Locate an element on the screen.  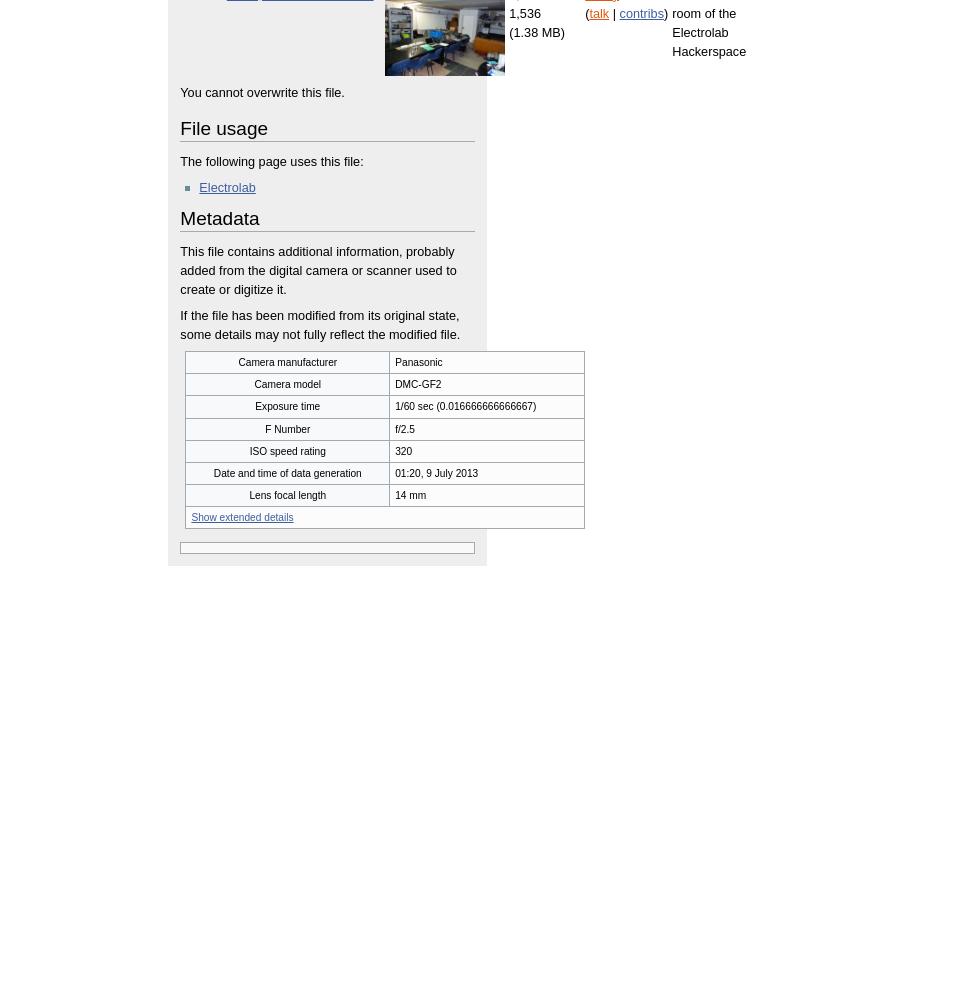
'contribs' is located at coordinates (641, 13).